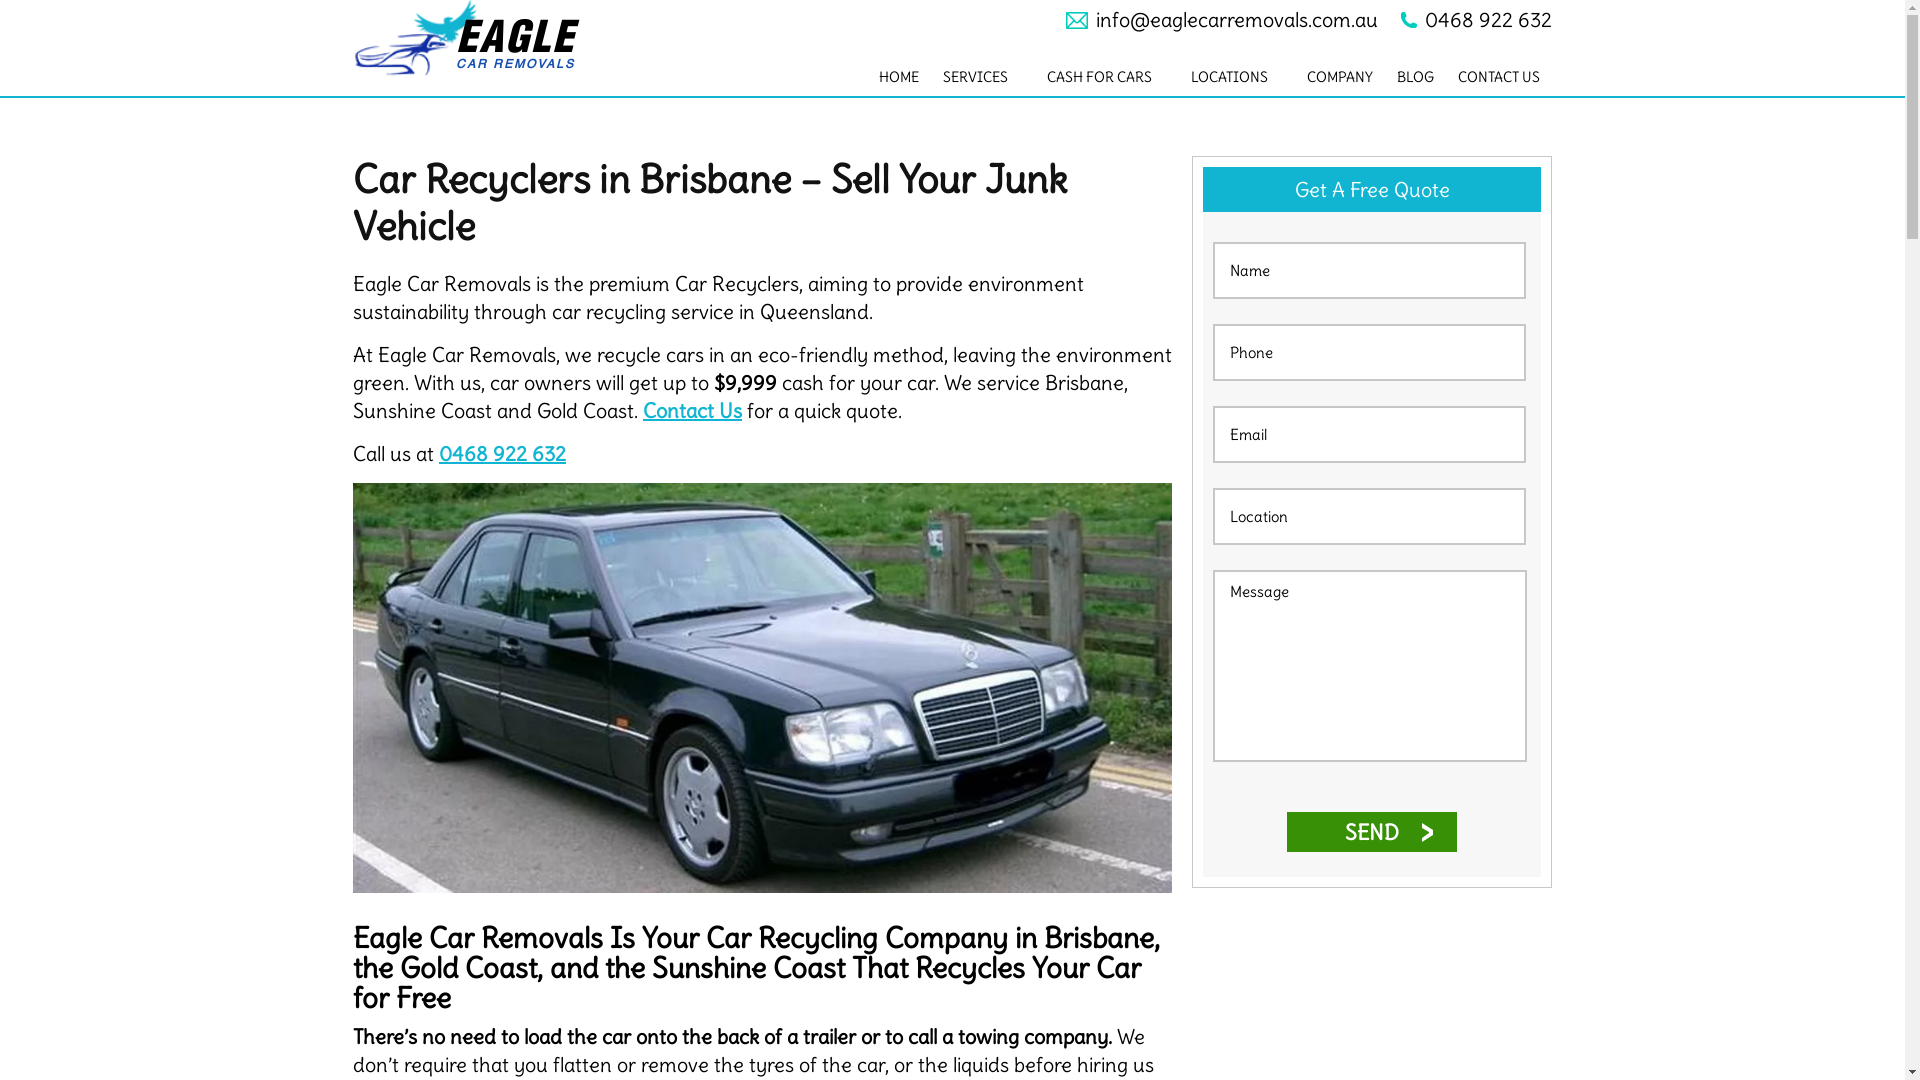 Image resolution: width=1920 pixels, height=1080 pixels. What do you see at coordinates (897, 76) in the screenshot?
I see `'HOME'` at bounding box center [897, 76].